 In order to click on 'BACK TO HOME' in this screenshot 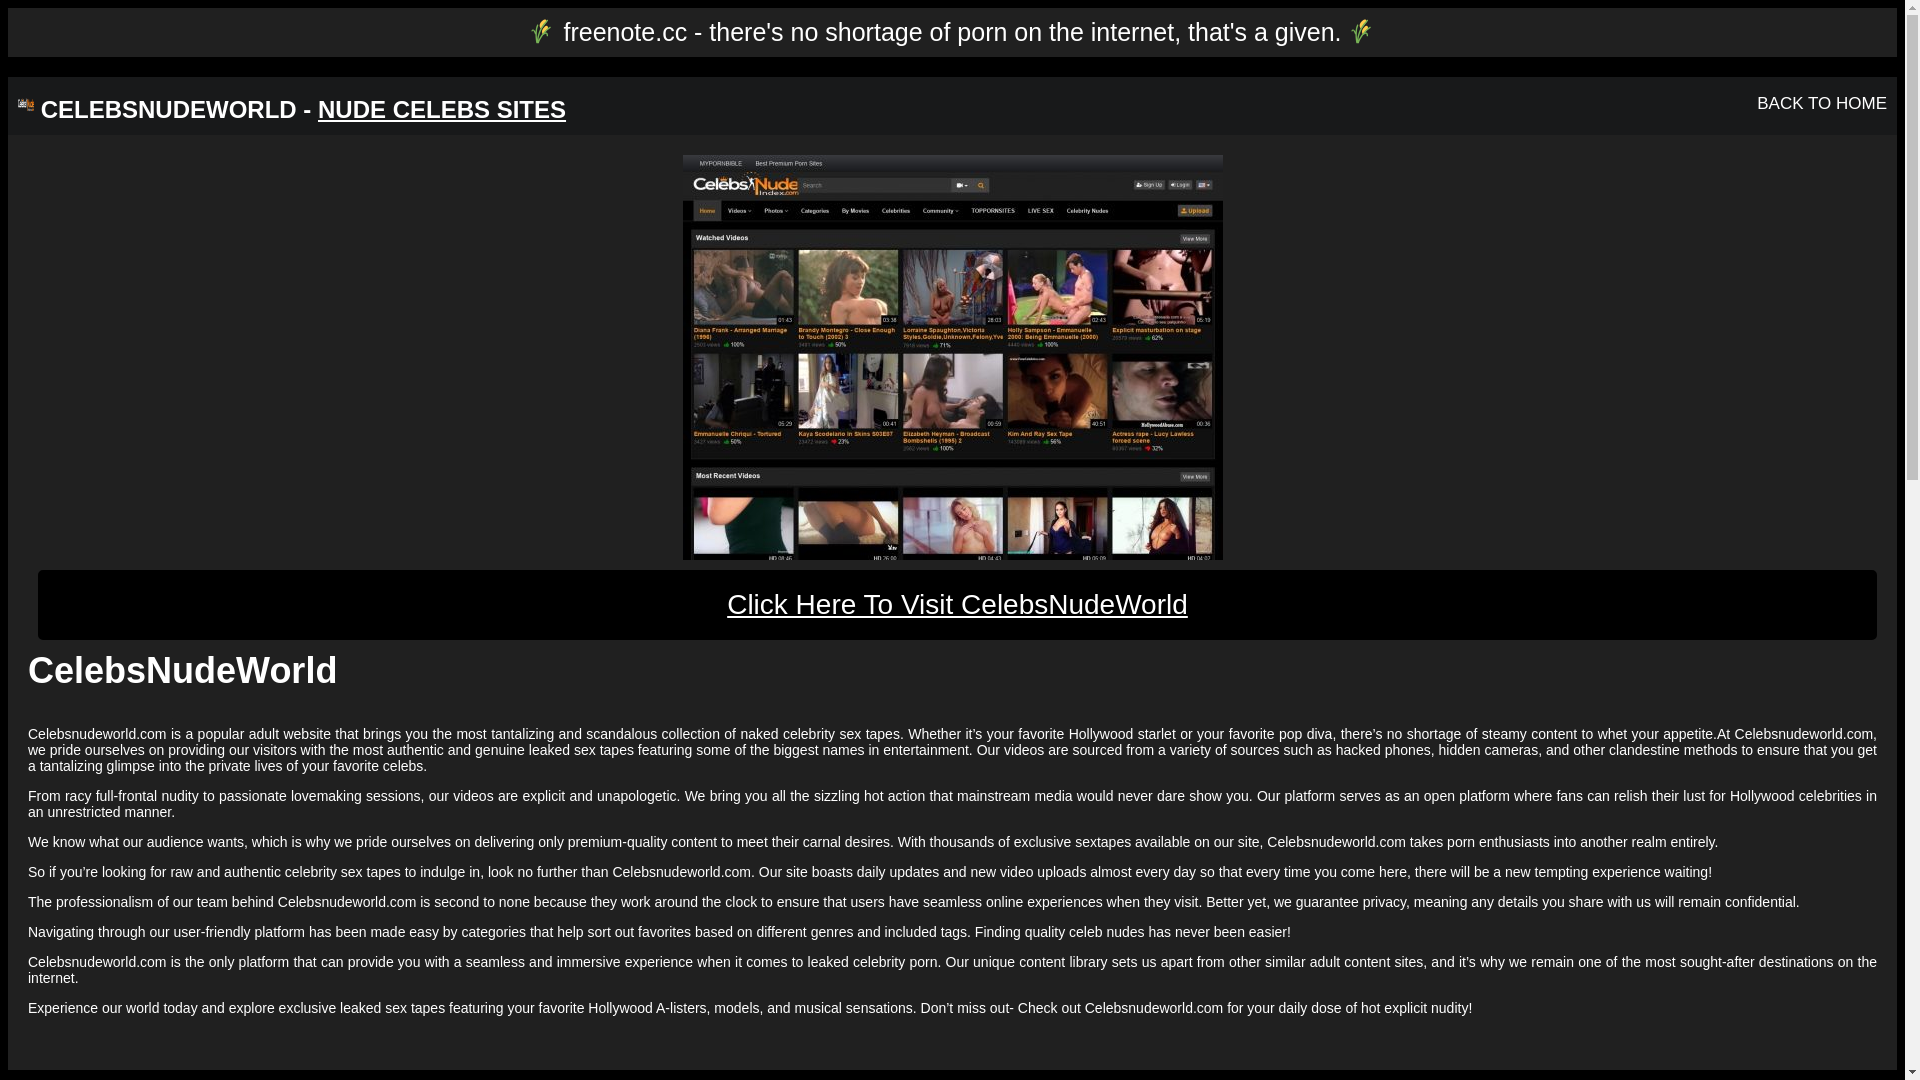, I will do `click(1822, 103)`.